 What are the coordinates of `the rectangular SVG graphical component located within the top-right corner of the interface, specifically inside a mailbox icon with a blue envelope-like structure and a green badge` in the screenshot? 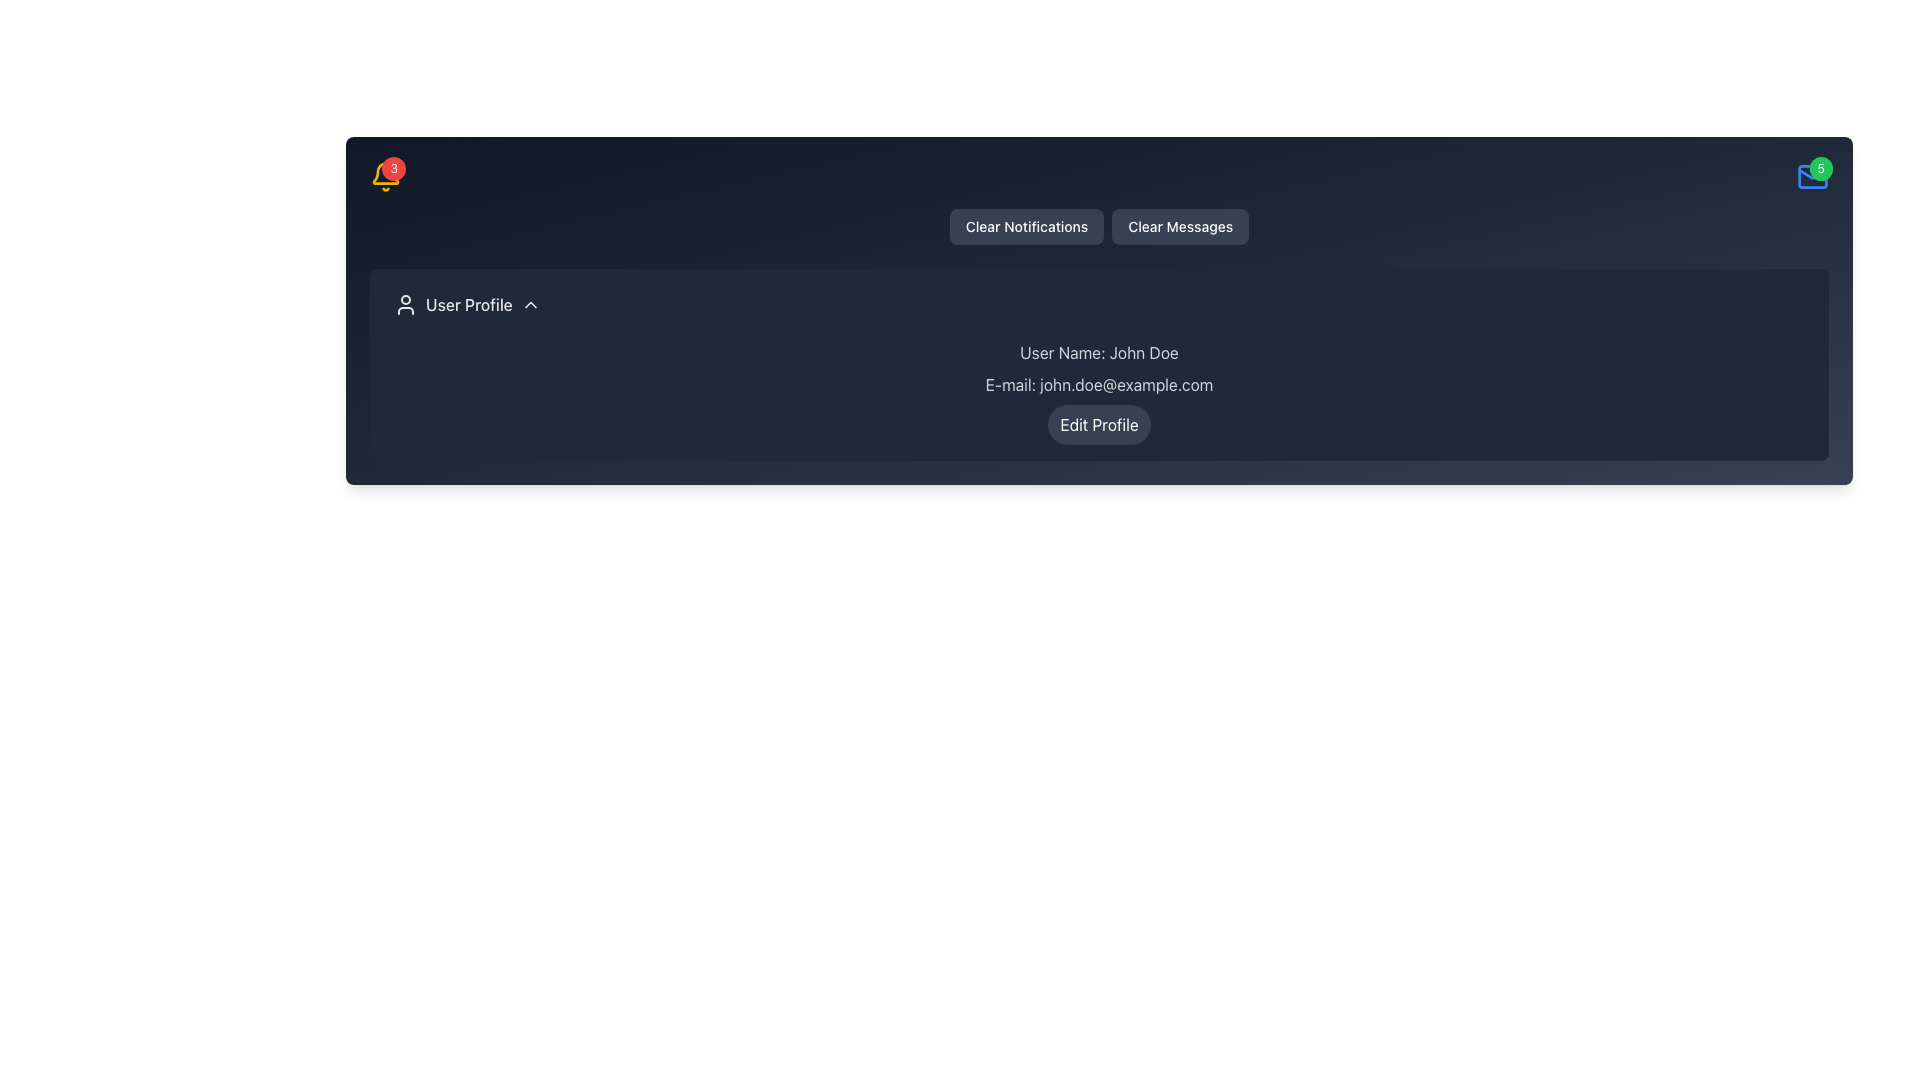 It's located at (1813, 176).